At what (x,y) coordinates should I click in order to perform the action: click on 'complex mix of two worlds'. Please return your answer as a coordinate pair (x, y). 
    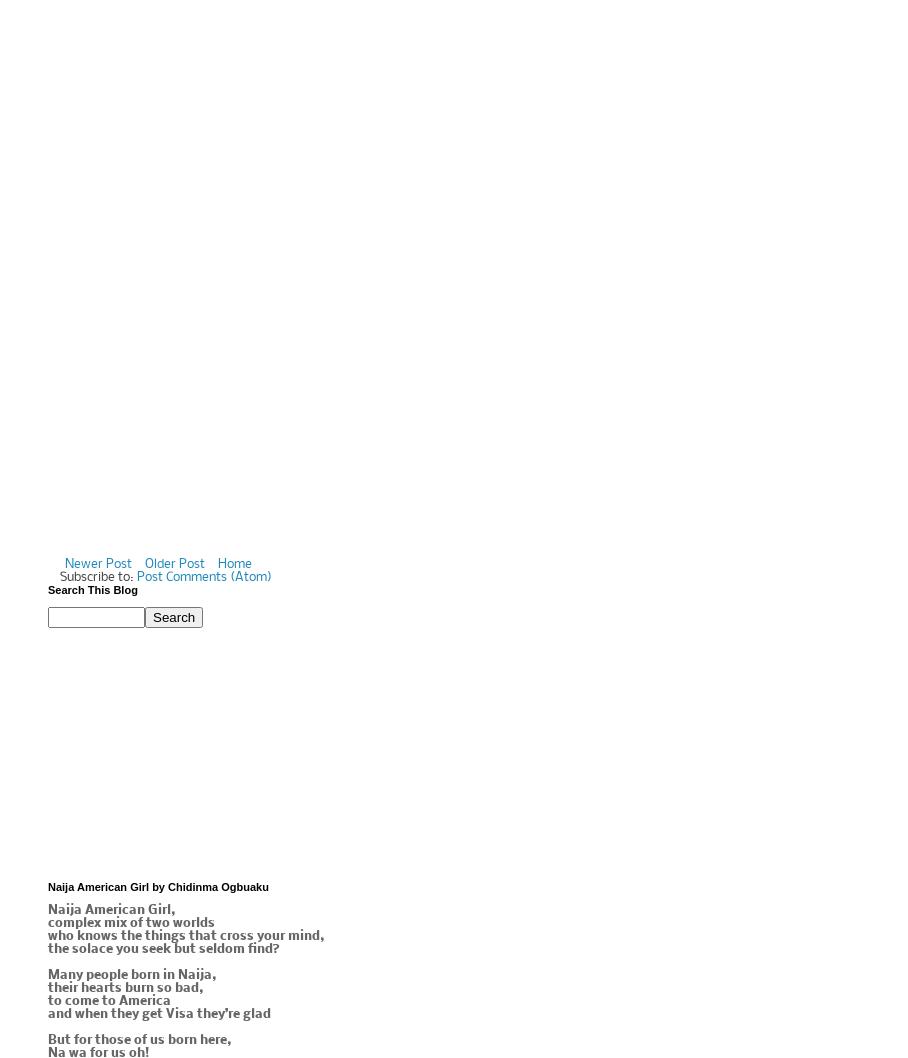
    Looking at the image, I should click on (131, 923).